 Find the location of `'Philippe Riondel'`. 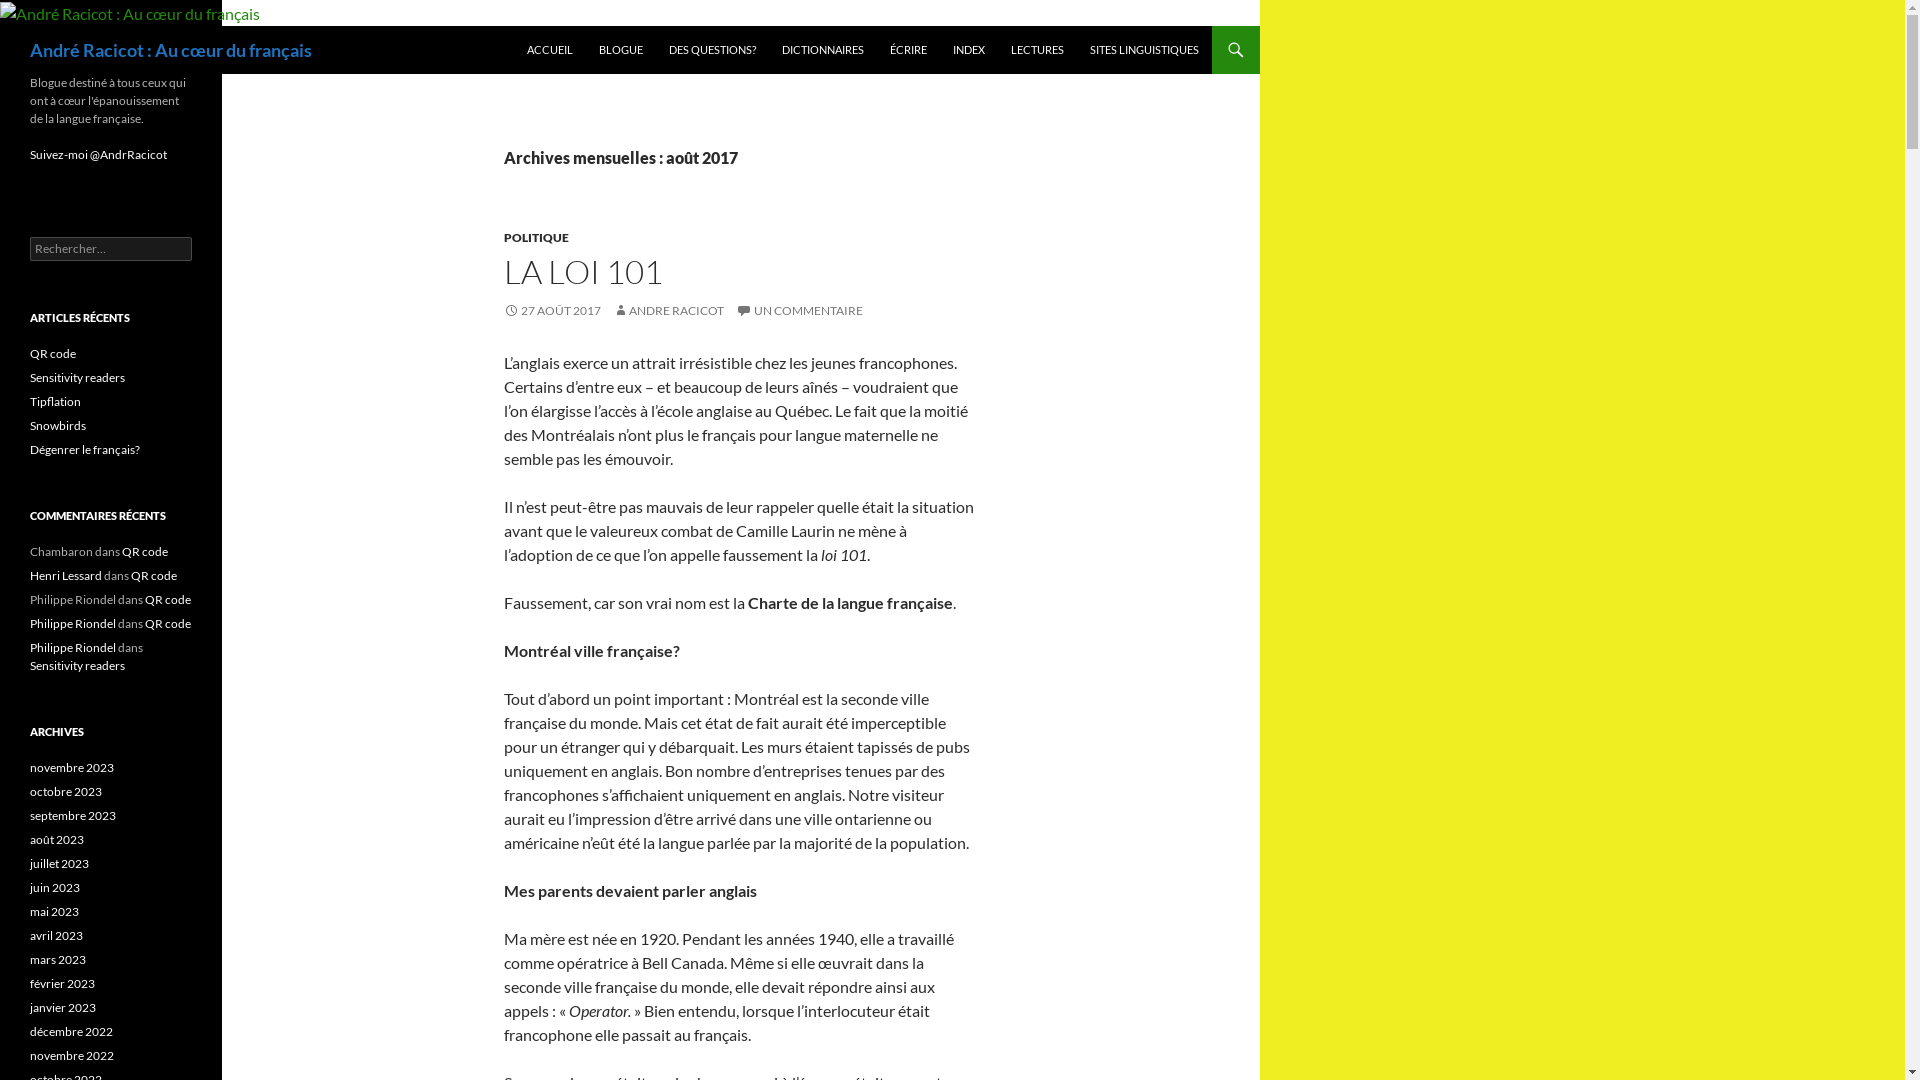

'Philippe Riondel' is located at coordinates (72, 647).